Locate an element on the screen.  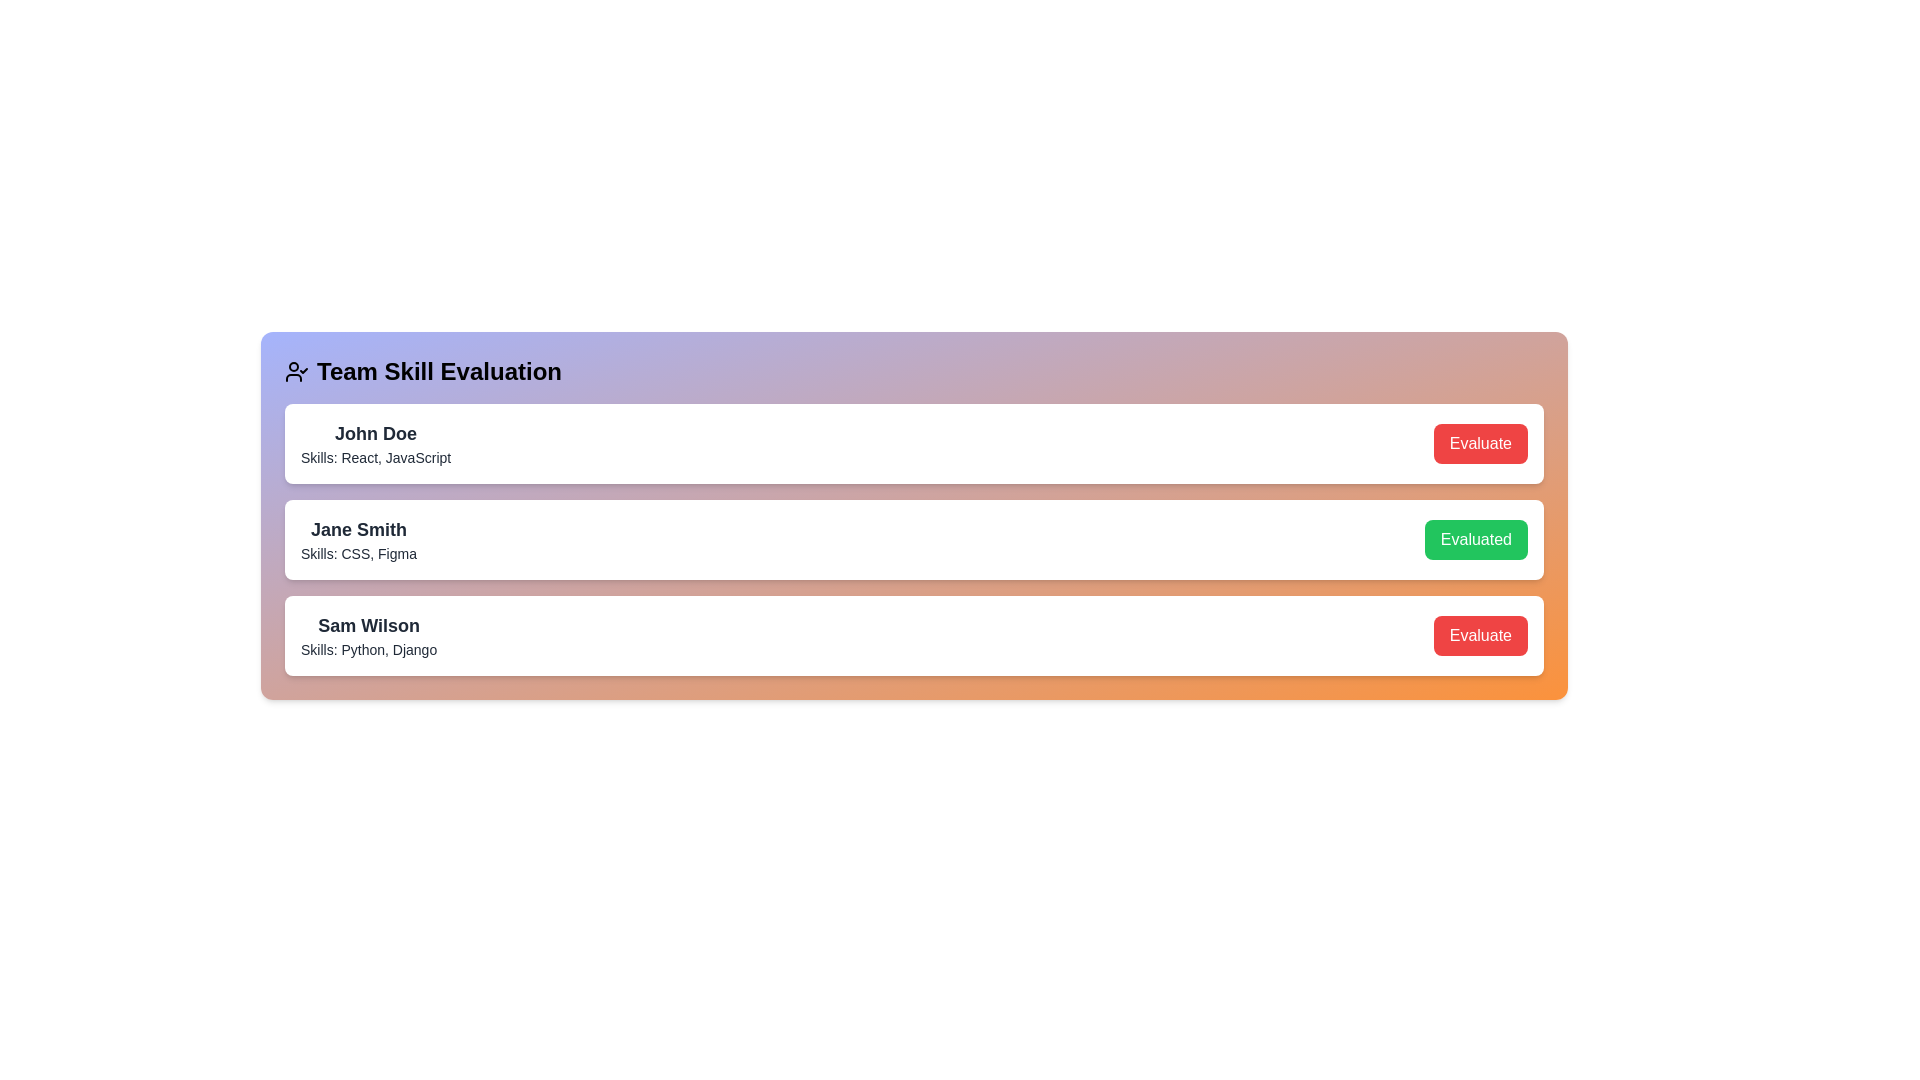
the interactive button located at the far-right end of the row containing 'Jane Smith' and 'Skills: CSS, Figma' to confirm the 'Evaluated' status is located at coordinates (1476, 540).